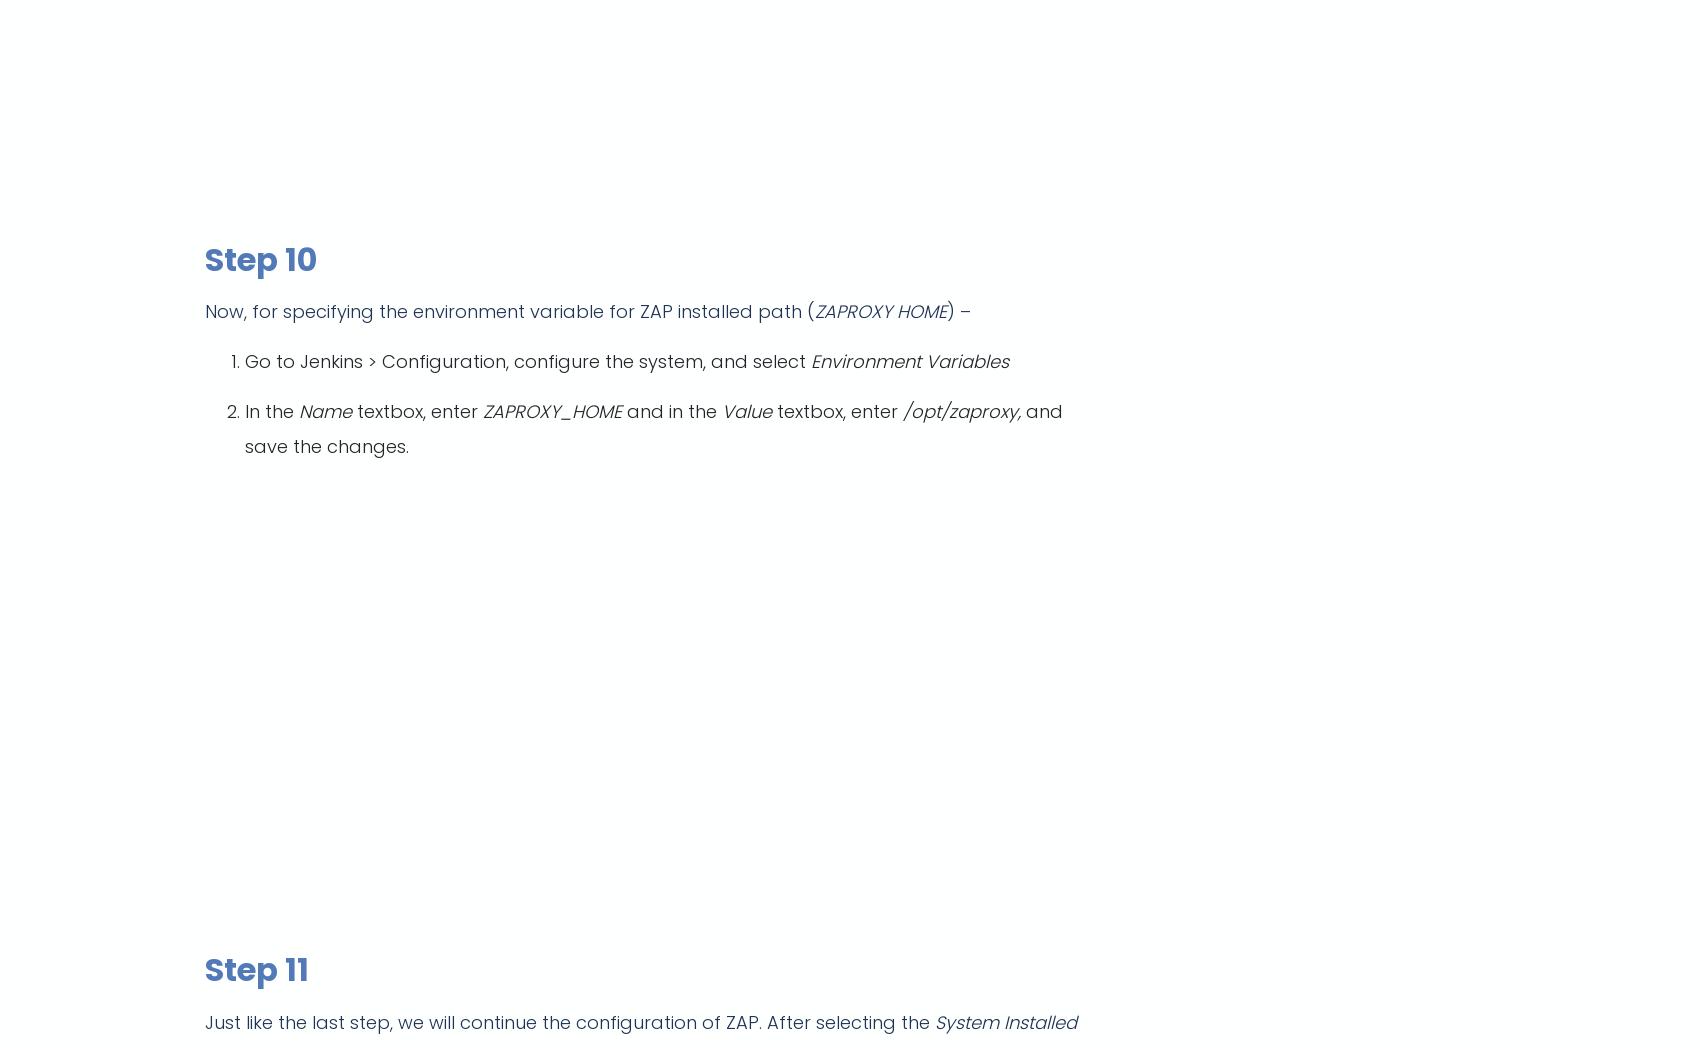  Describe the element at coordinates (272, 411) in the screenshot. I see `'In the'` at that location.